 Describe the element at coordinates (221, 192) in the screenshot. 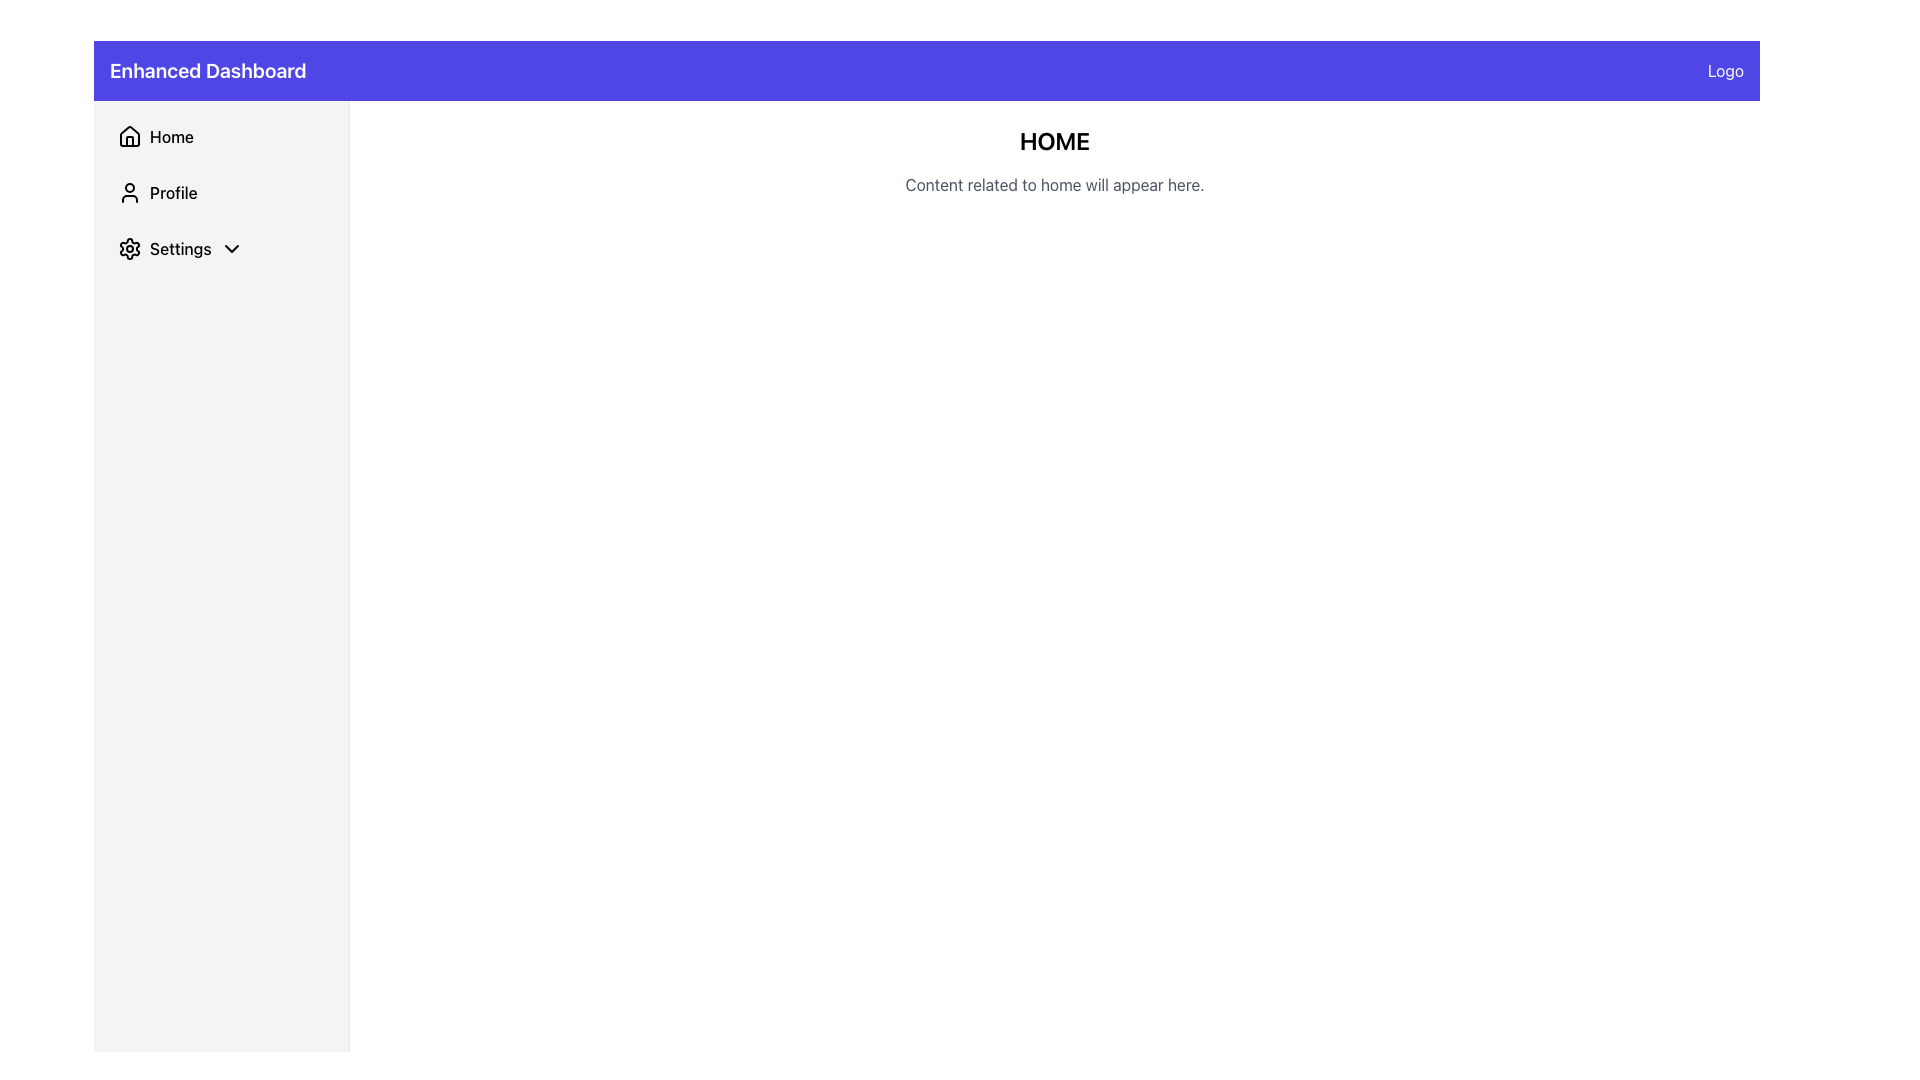

I see `the 'Profile' item in the vertical Navigation menu located in the left sidebar` at that location.